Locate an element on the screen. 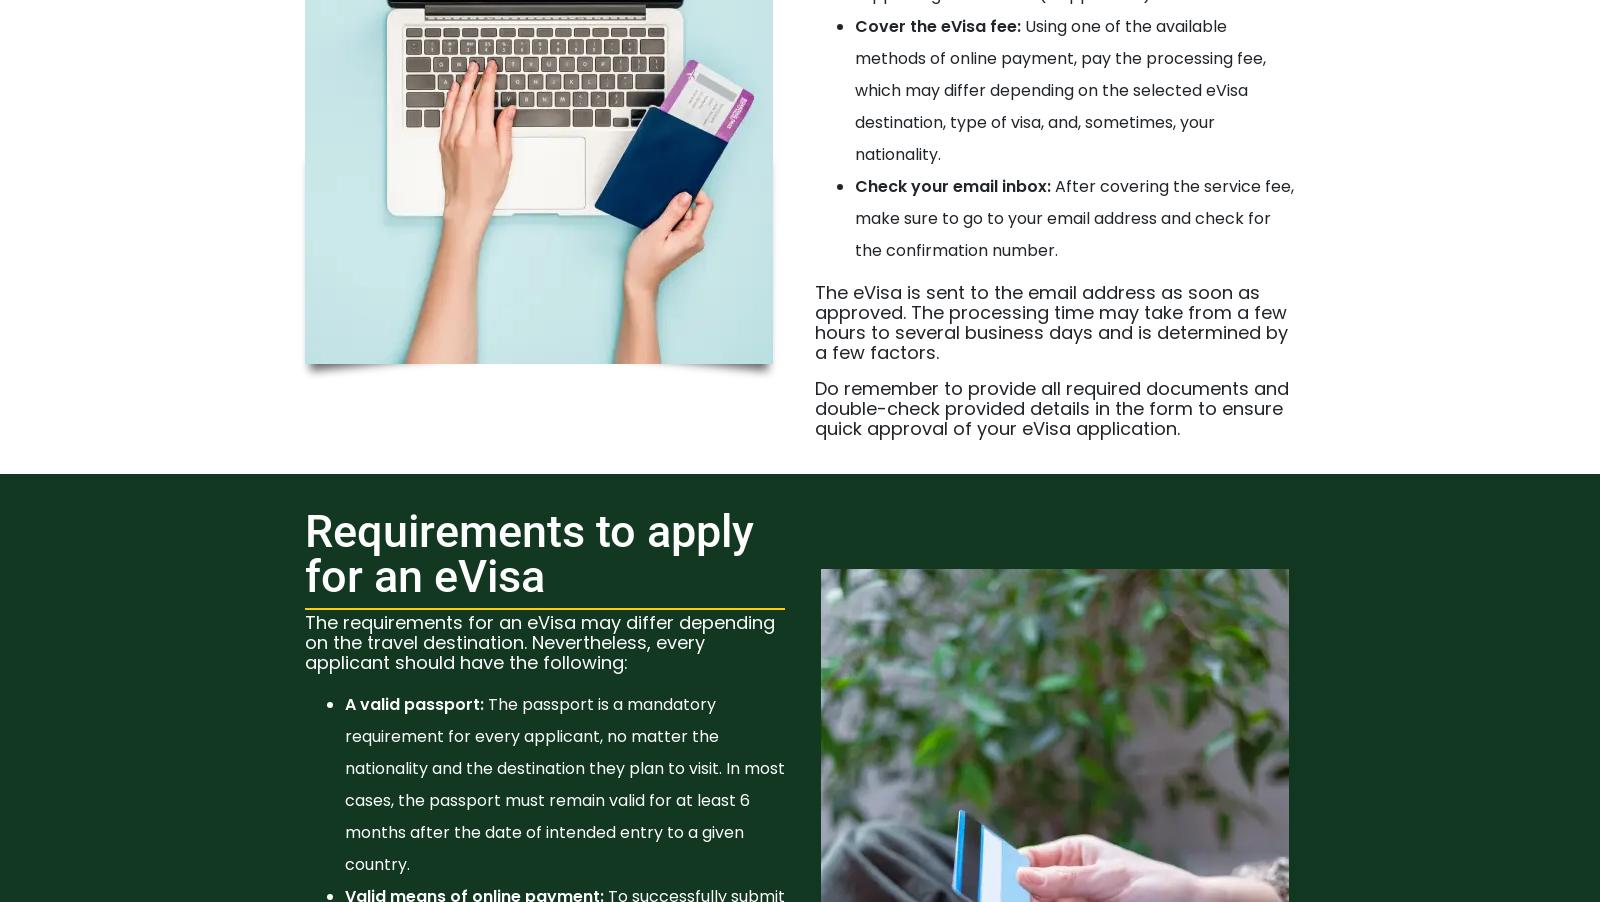 The width and height of the screenshot is (1600, 902). 'Requirements to apply for an eVisa' is located at coordinates (528, 553).